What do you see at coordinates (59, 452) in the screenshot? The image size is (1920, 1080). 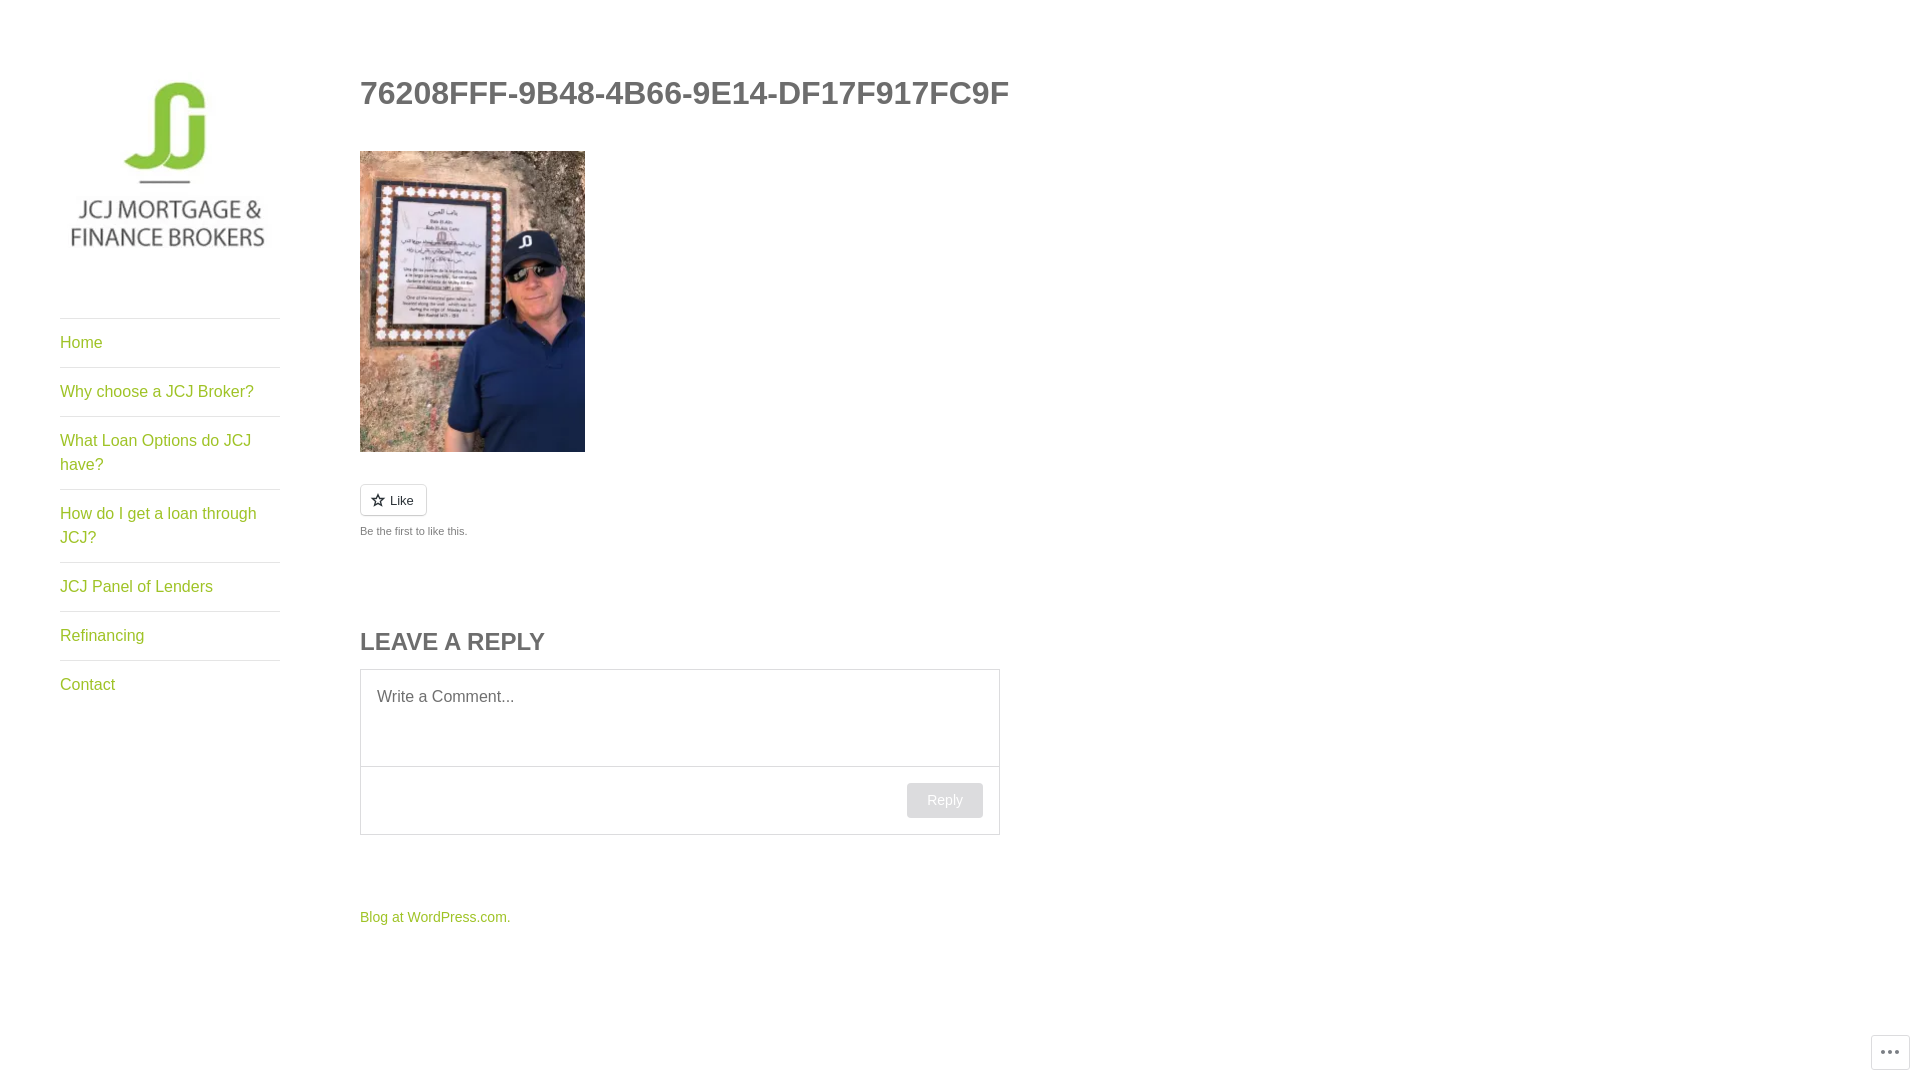 I see `'What Loan Options do JCJ have?'` at bounding box center [59, 452].